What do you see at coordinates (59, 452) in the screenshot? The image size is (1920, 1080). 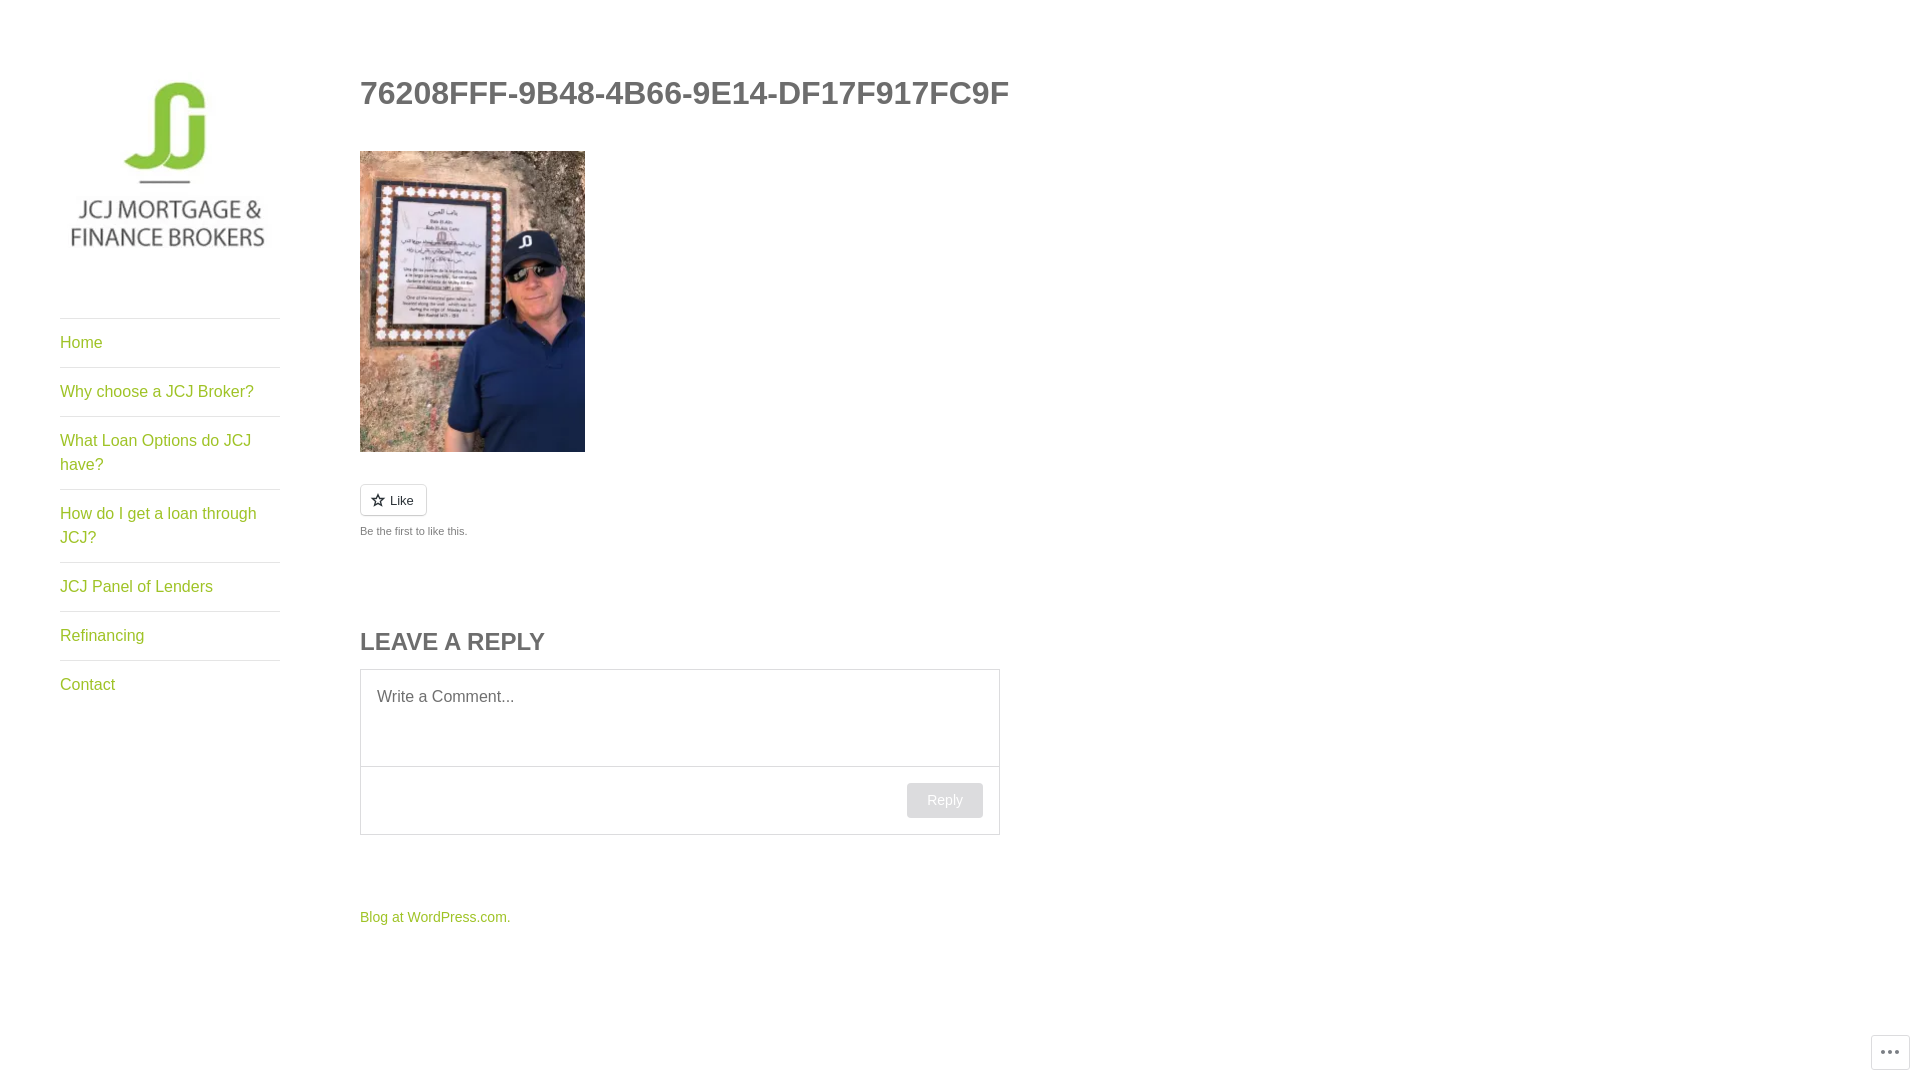 I see `'What Loan Options do JCJ have?'` at bounding box center [59, 452].